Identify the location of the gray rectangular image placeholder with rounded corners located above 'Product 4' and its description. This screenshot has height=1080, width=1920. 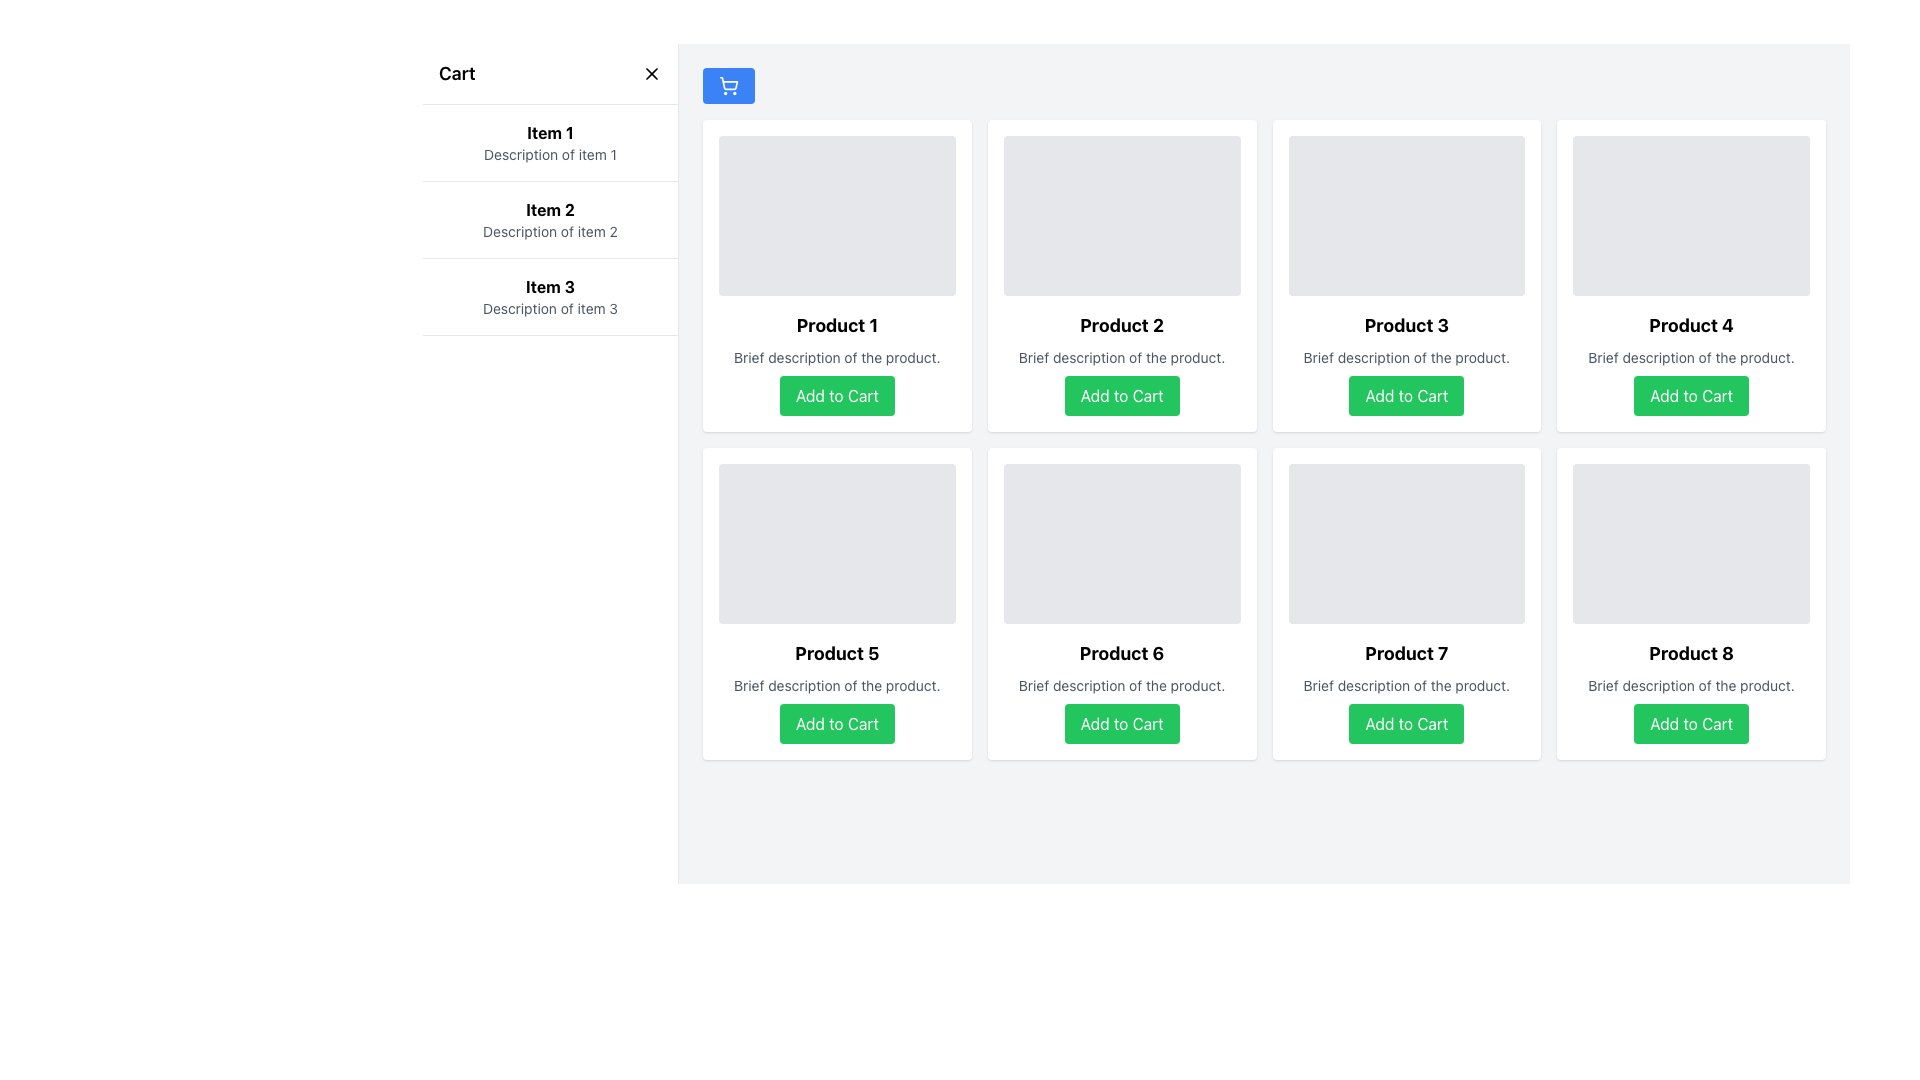
(1690, 216).